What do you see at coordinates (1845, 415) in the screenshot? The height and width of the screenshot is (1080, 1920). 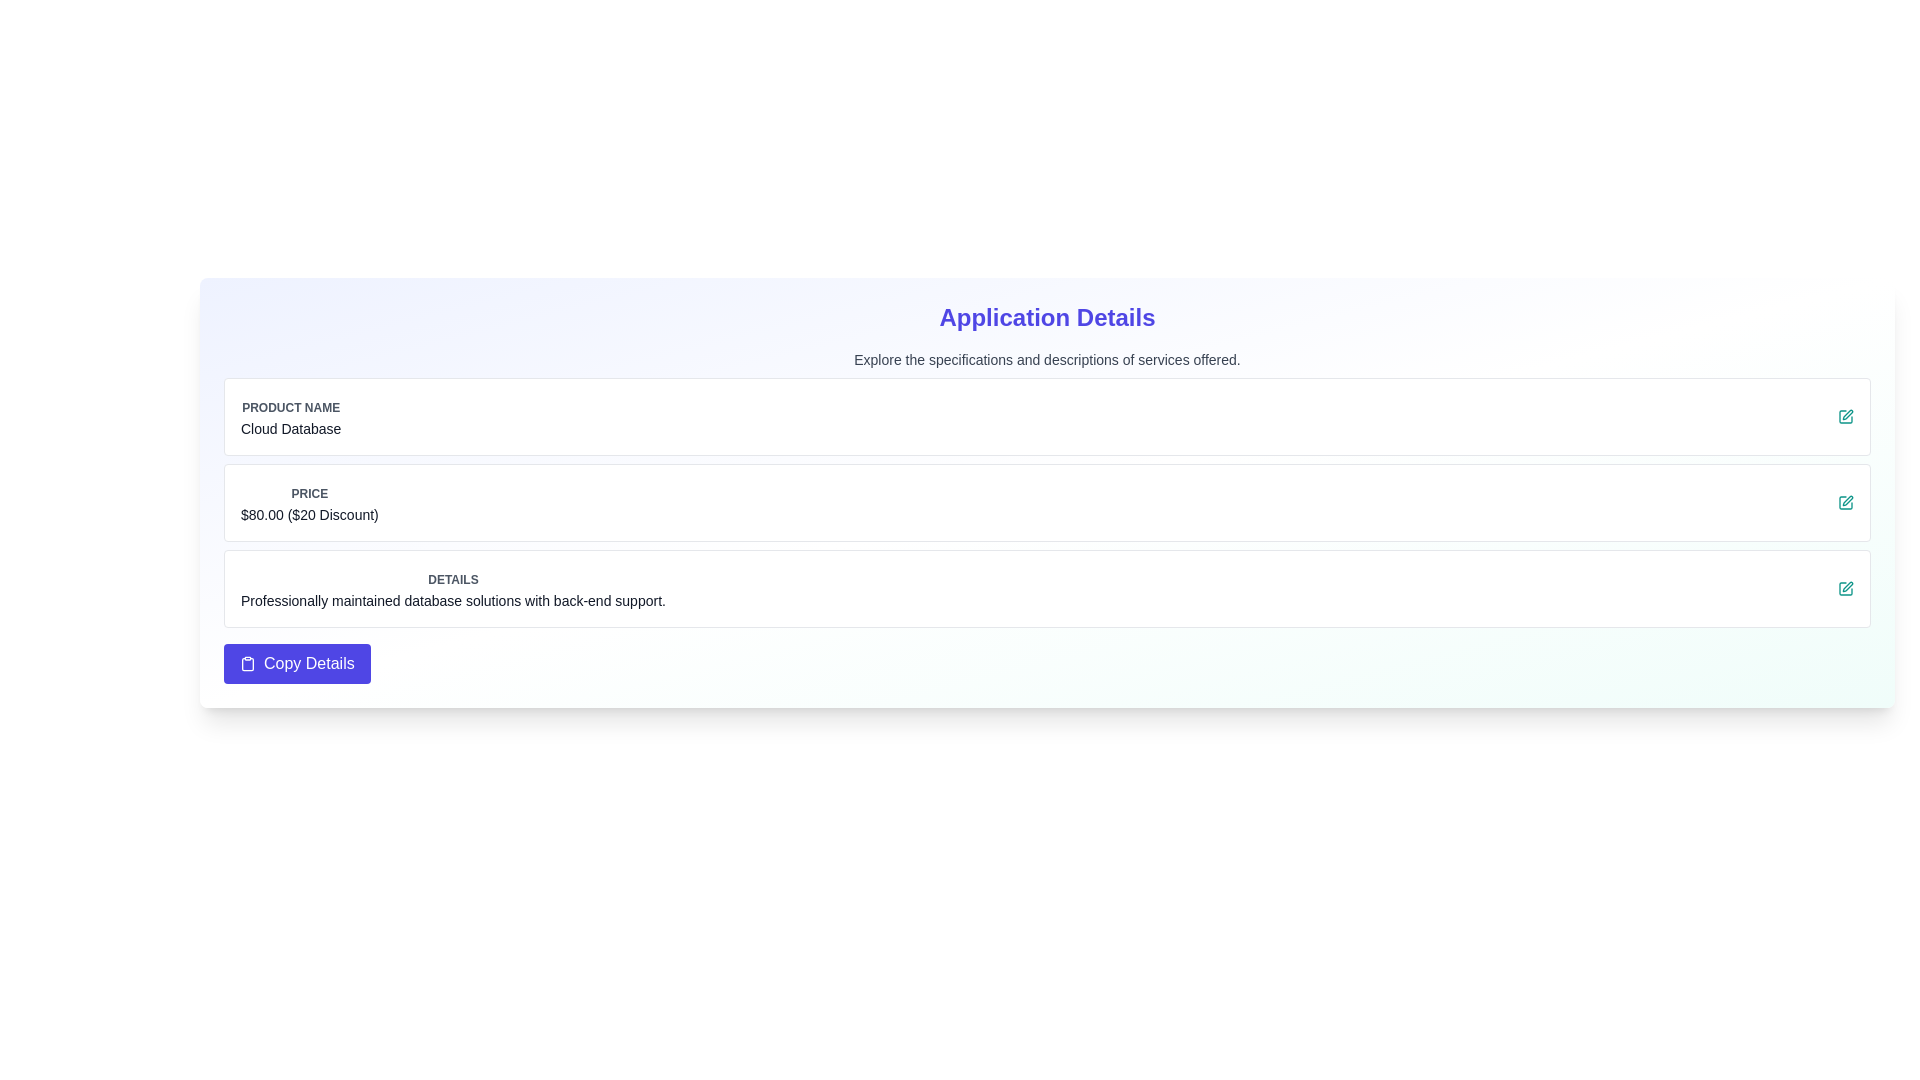 I see `the pencil icon button for editing, located on the rightmost side of the 'Product Name' section` at bounding box center [1845, 415].